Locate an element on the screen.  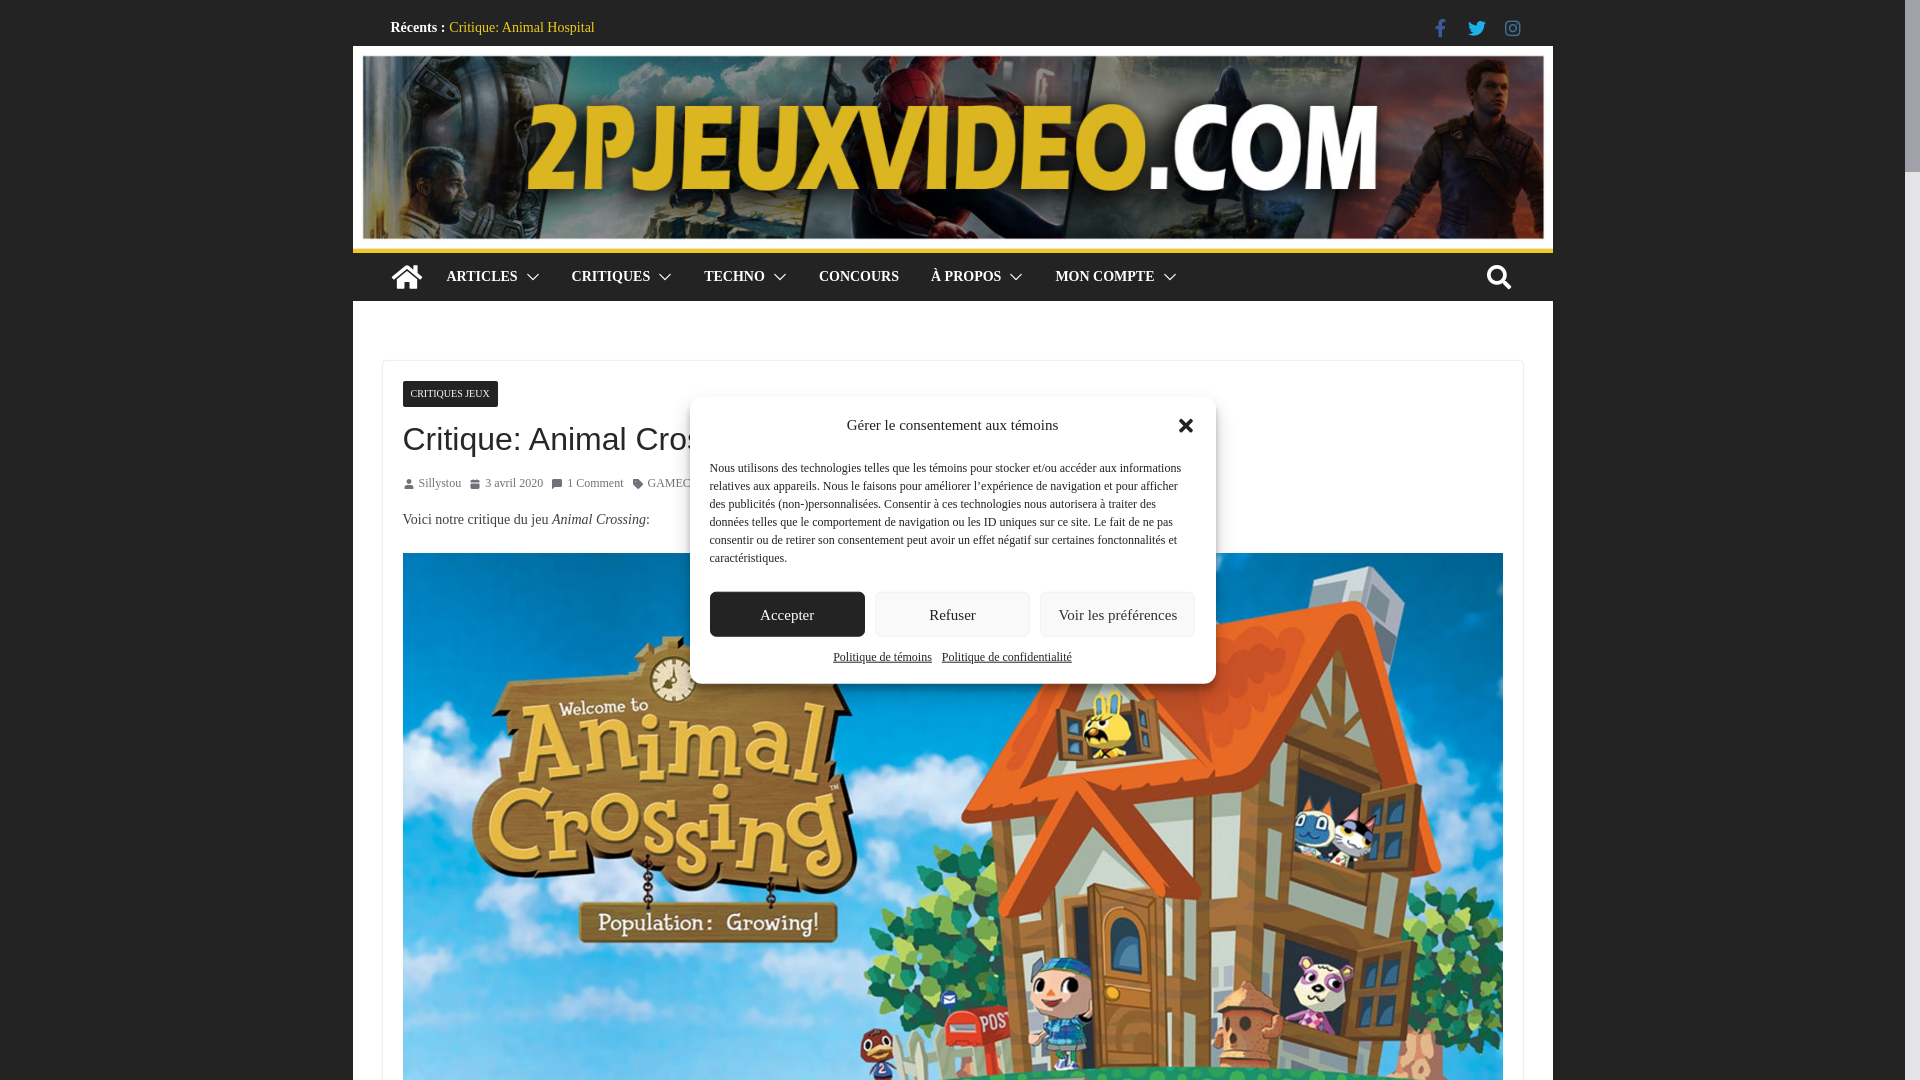
'1 Comment' is located at coordinates (585, 483).